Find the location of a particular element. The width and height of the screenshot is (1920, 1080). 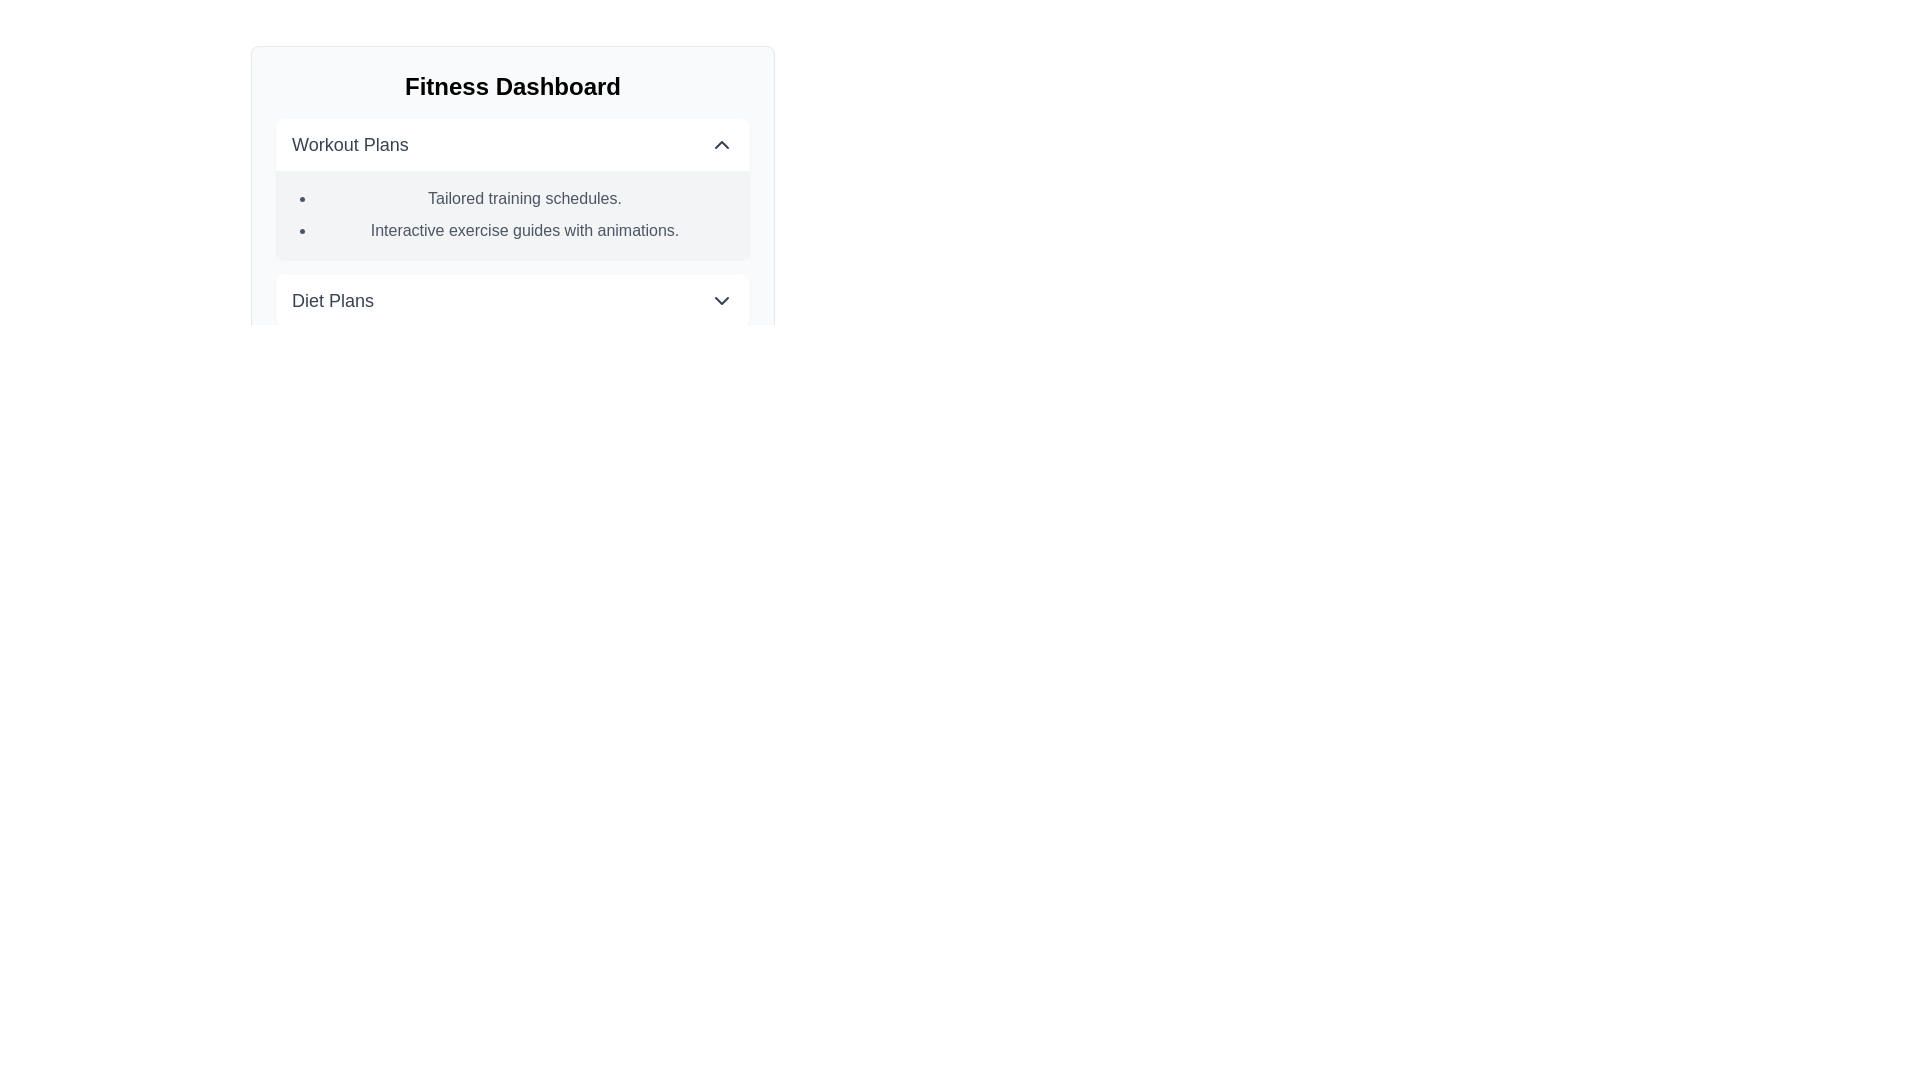

text content from the bullet points in the 'Workout Plans' section, which provides information about training schedules and exercise guides is located at coordinates (513, 215).